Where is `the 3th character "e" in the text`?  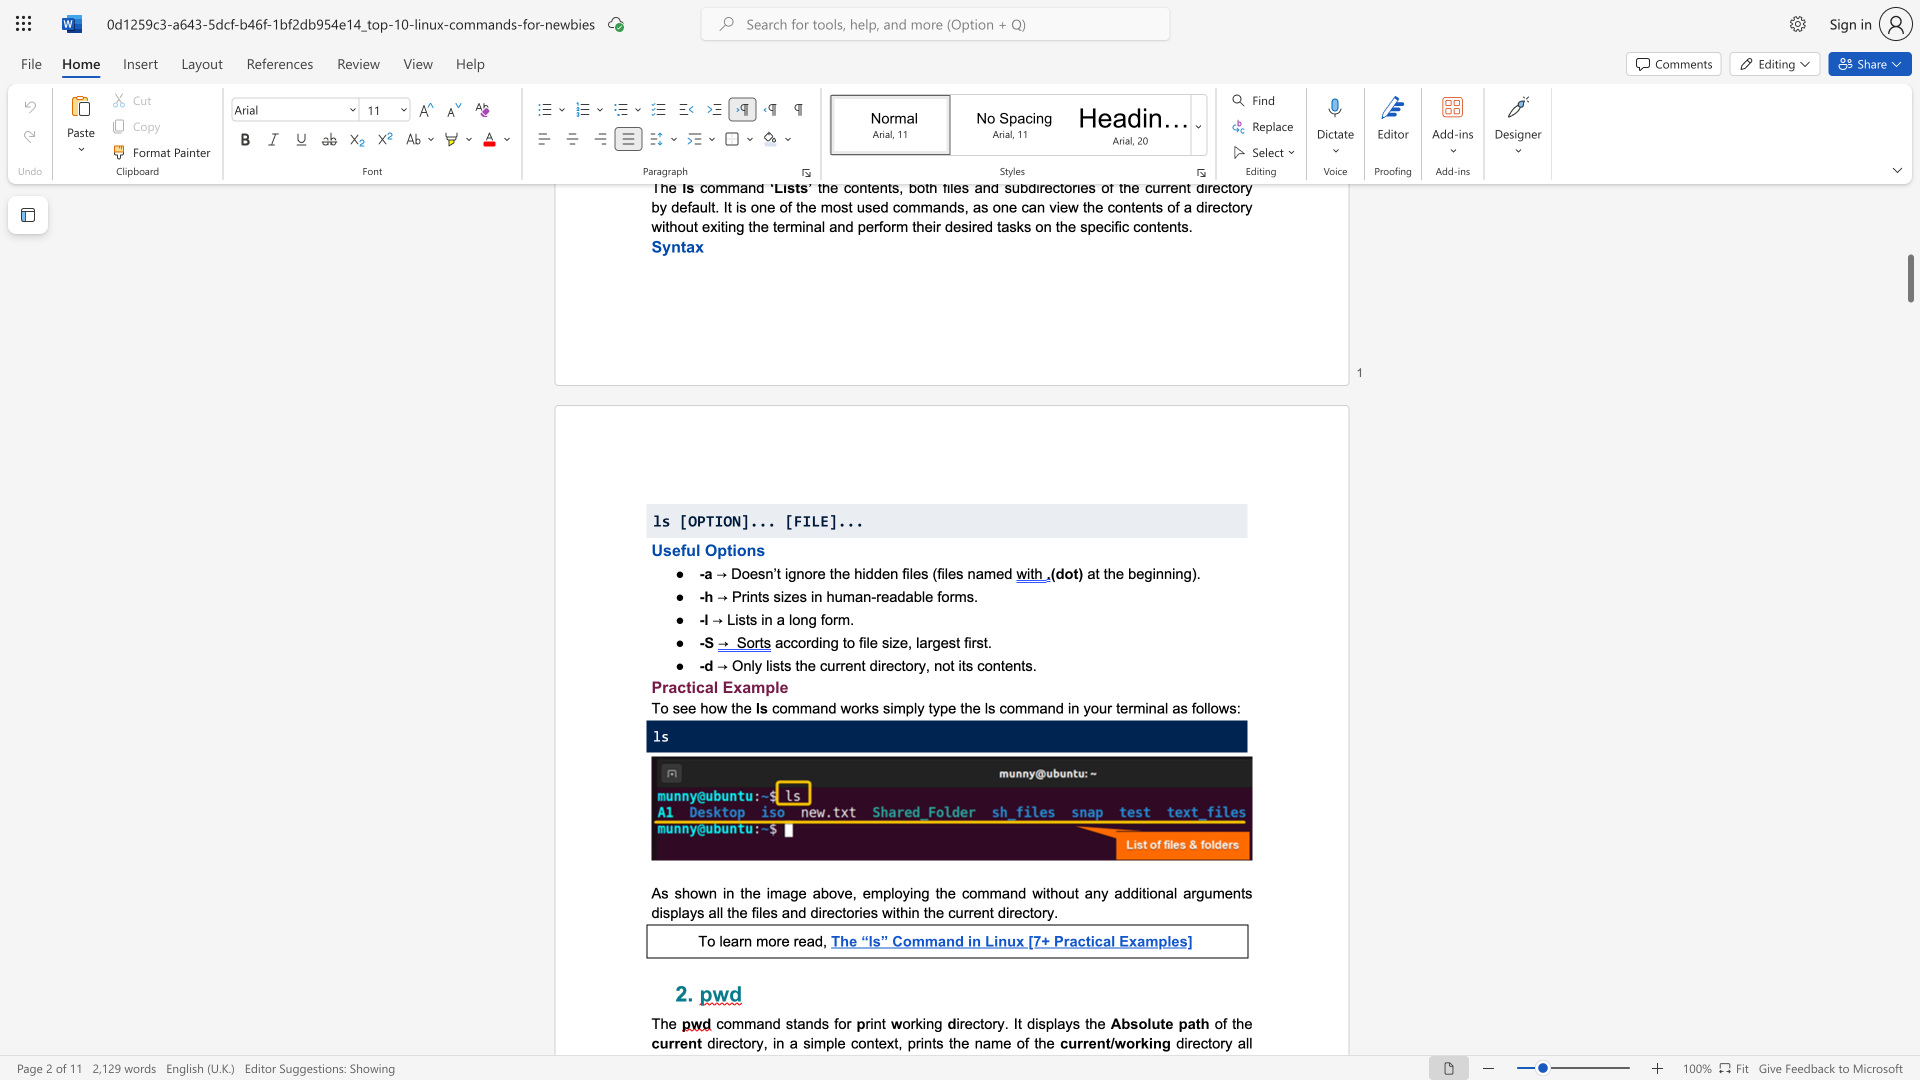 the 3th character "e" in the text is located at coordinates (881, 1042).